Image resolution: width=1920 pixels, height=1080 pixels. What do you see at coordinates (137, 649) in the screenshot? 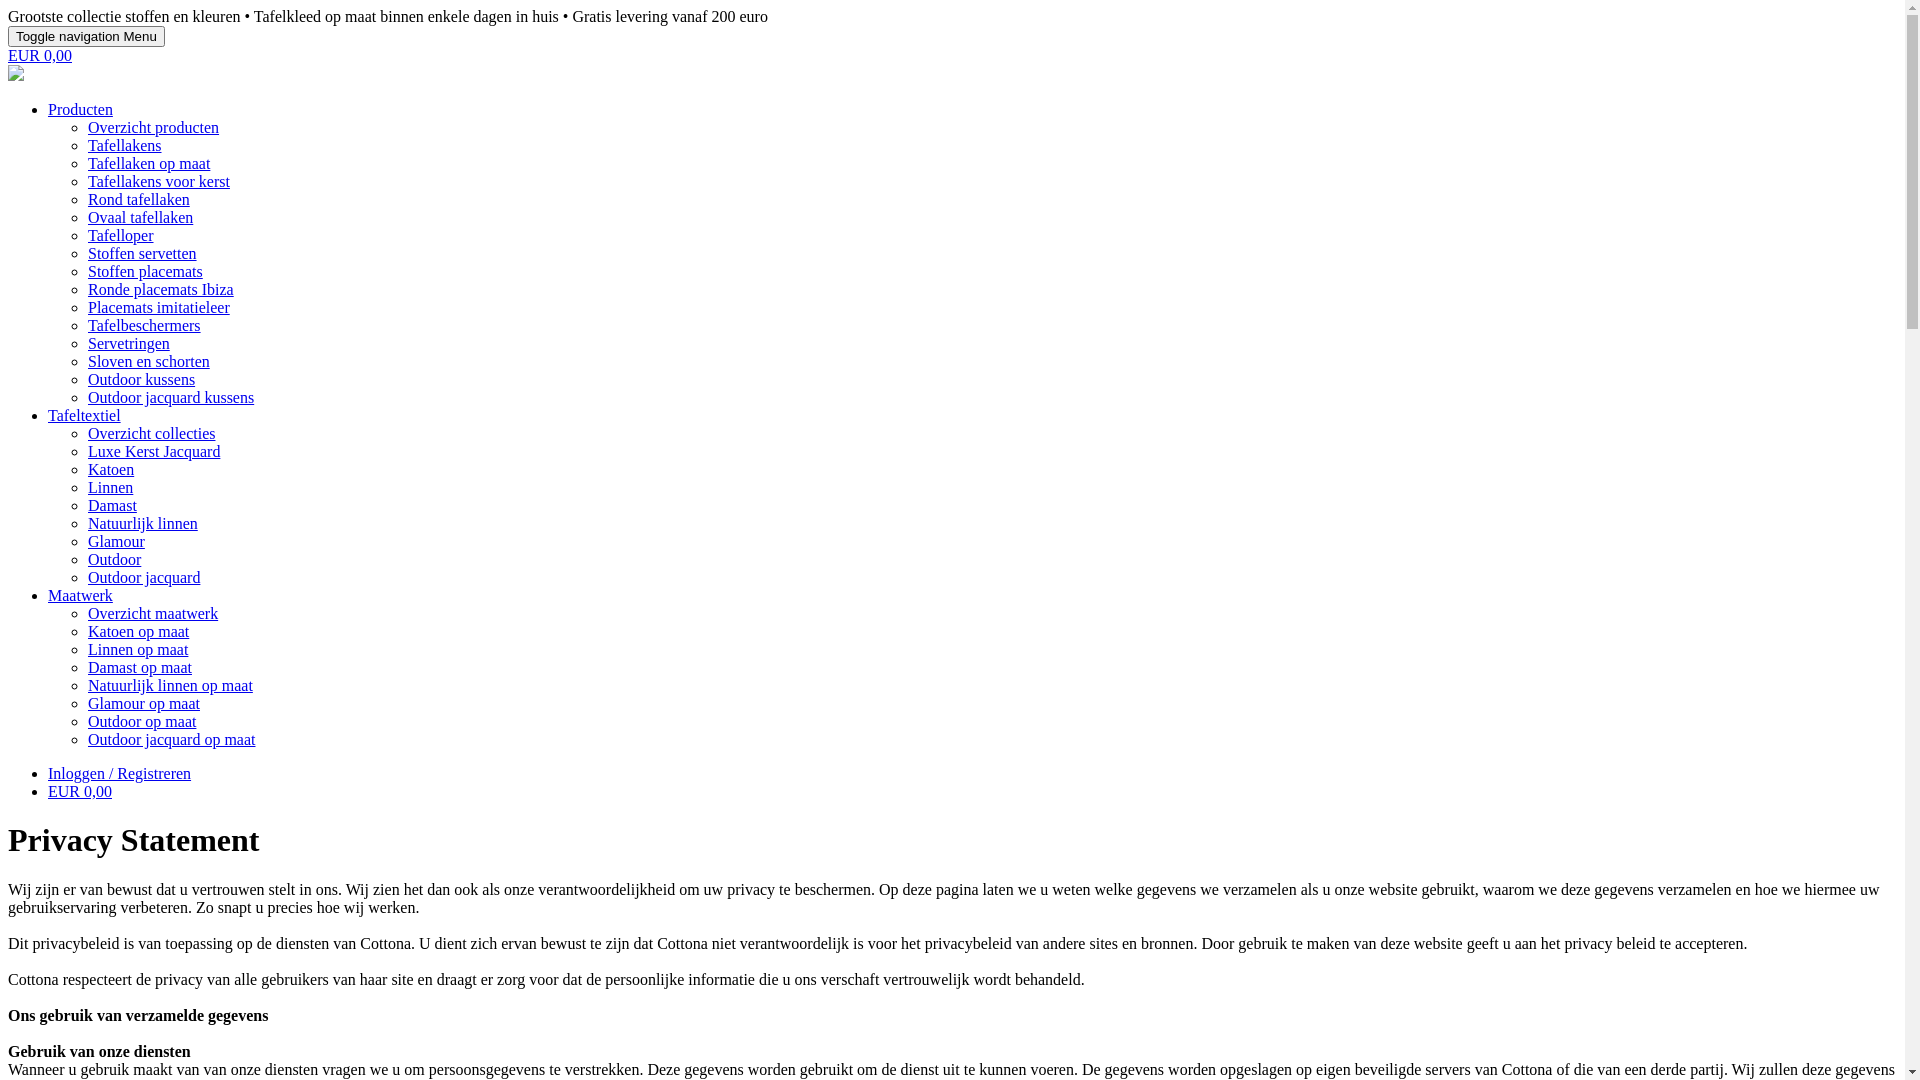
I see `'Linnen op maat'` at bounding box center [137, 649].